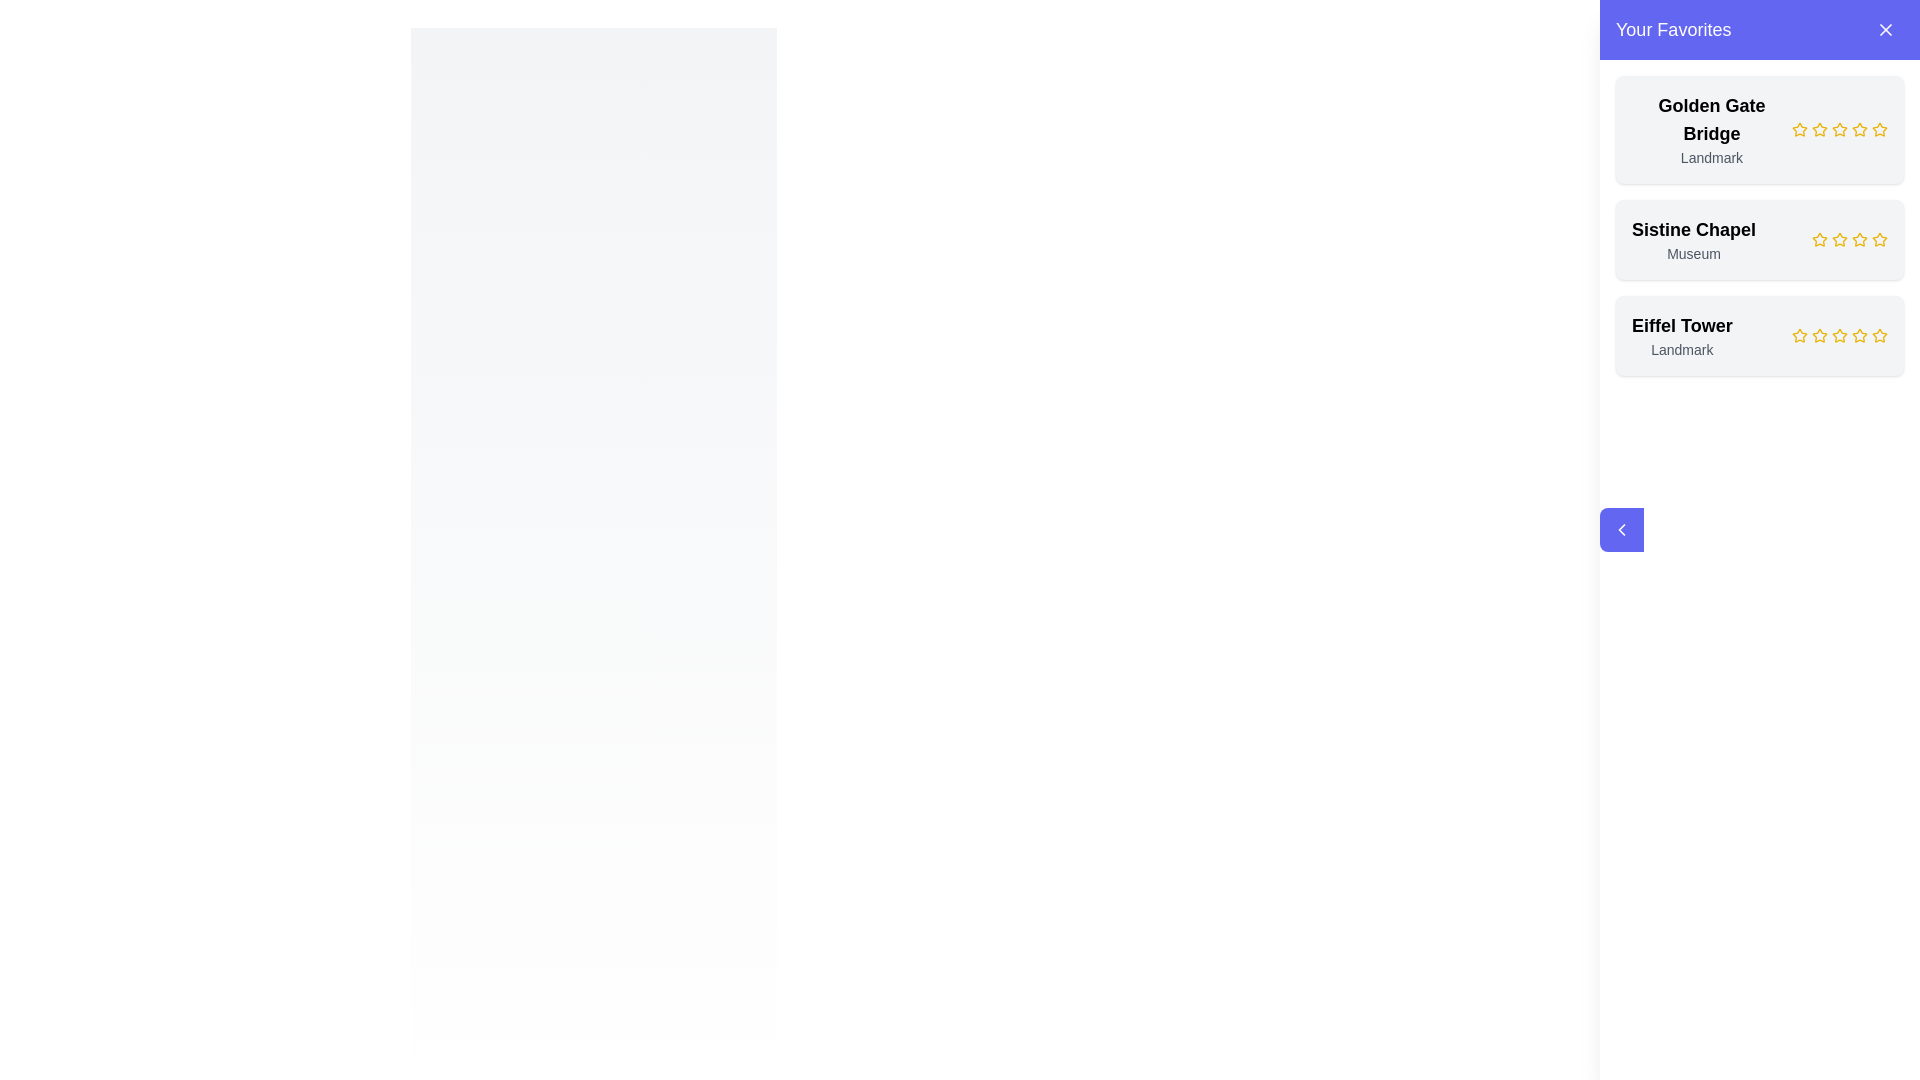  Describe the element at coordinates (1819, 130) in the screenshot. I see `the third Decorative star icon in the star rating system next to the text 'Golden Gate Bridge' to interact with it` at that location.